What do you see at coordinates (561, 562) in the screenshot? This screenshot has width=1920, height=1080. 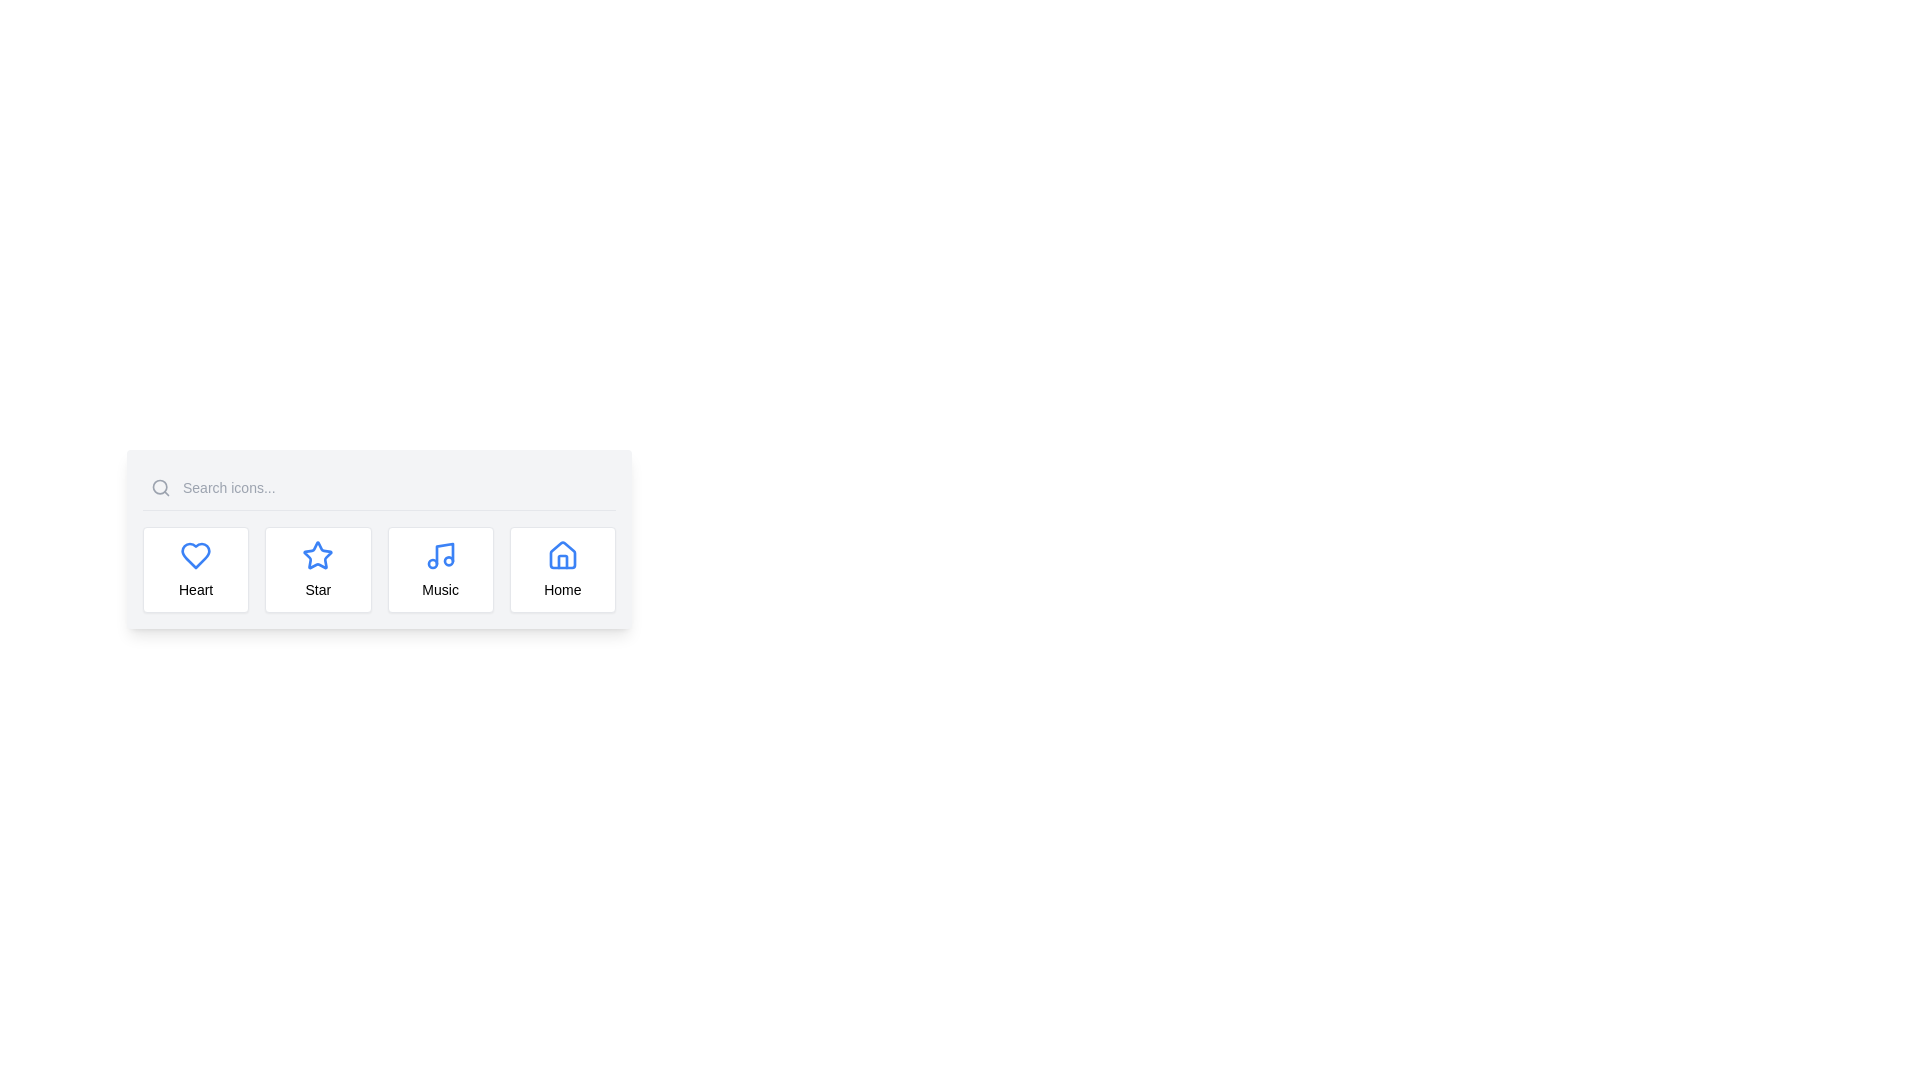 I see `the door-like vector graphic element of the house icon located in the bottom menu row, which is the fourth icon following the Heart, Star, and Music icons` at bounding box center [561, 562].